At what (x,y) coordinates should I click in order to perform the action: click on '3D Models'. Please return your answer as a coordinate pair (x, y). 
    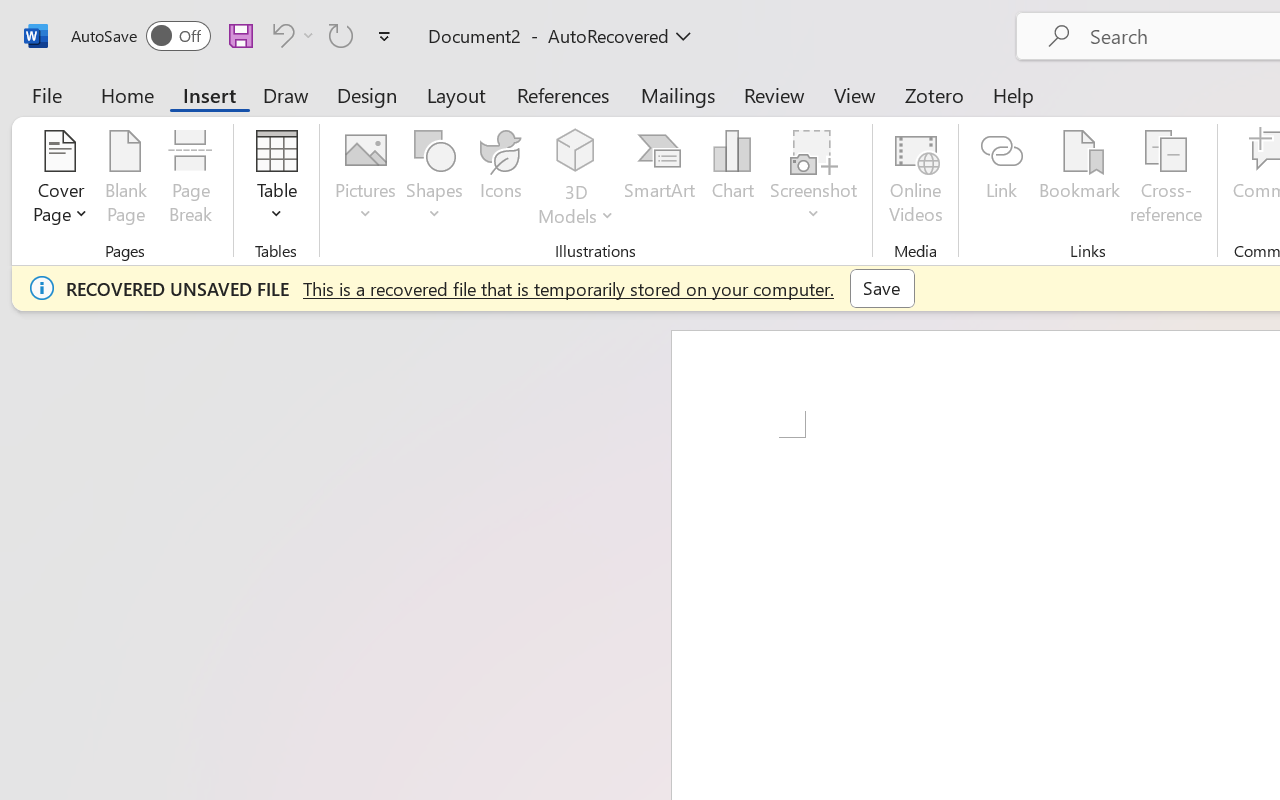
    Looking at the image, I should click on (575, 151).